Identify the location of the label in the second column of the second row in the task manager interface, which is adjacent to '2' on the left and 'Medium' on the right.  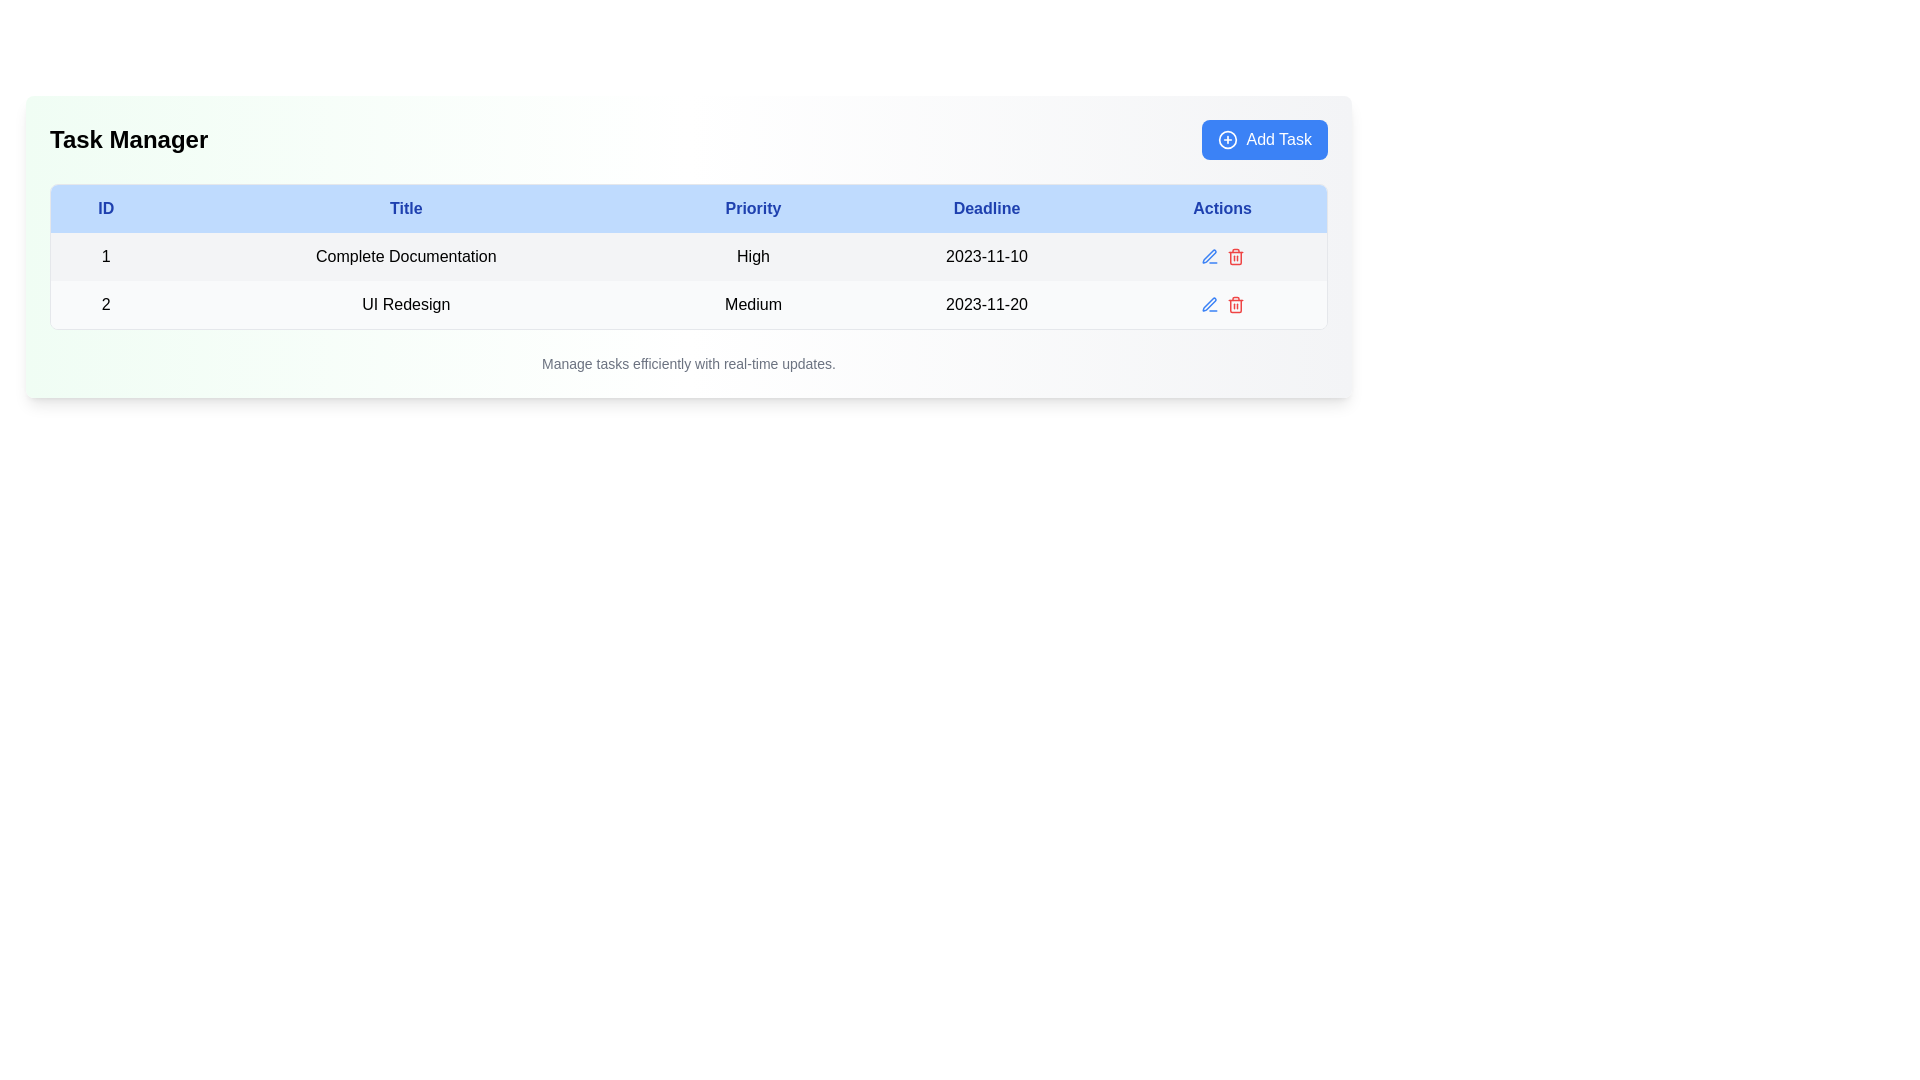
(405, 304).